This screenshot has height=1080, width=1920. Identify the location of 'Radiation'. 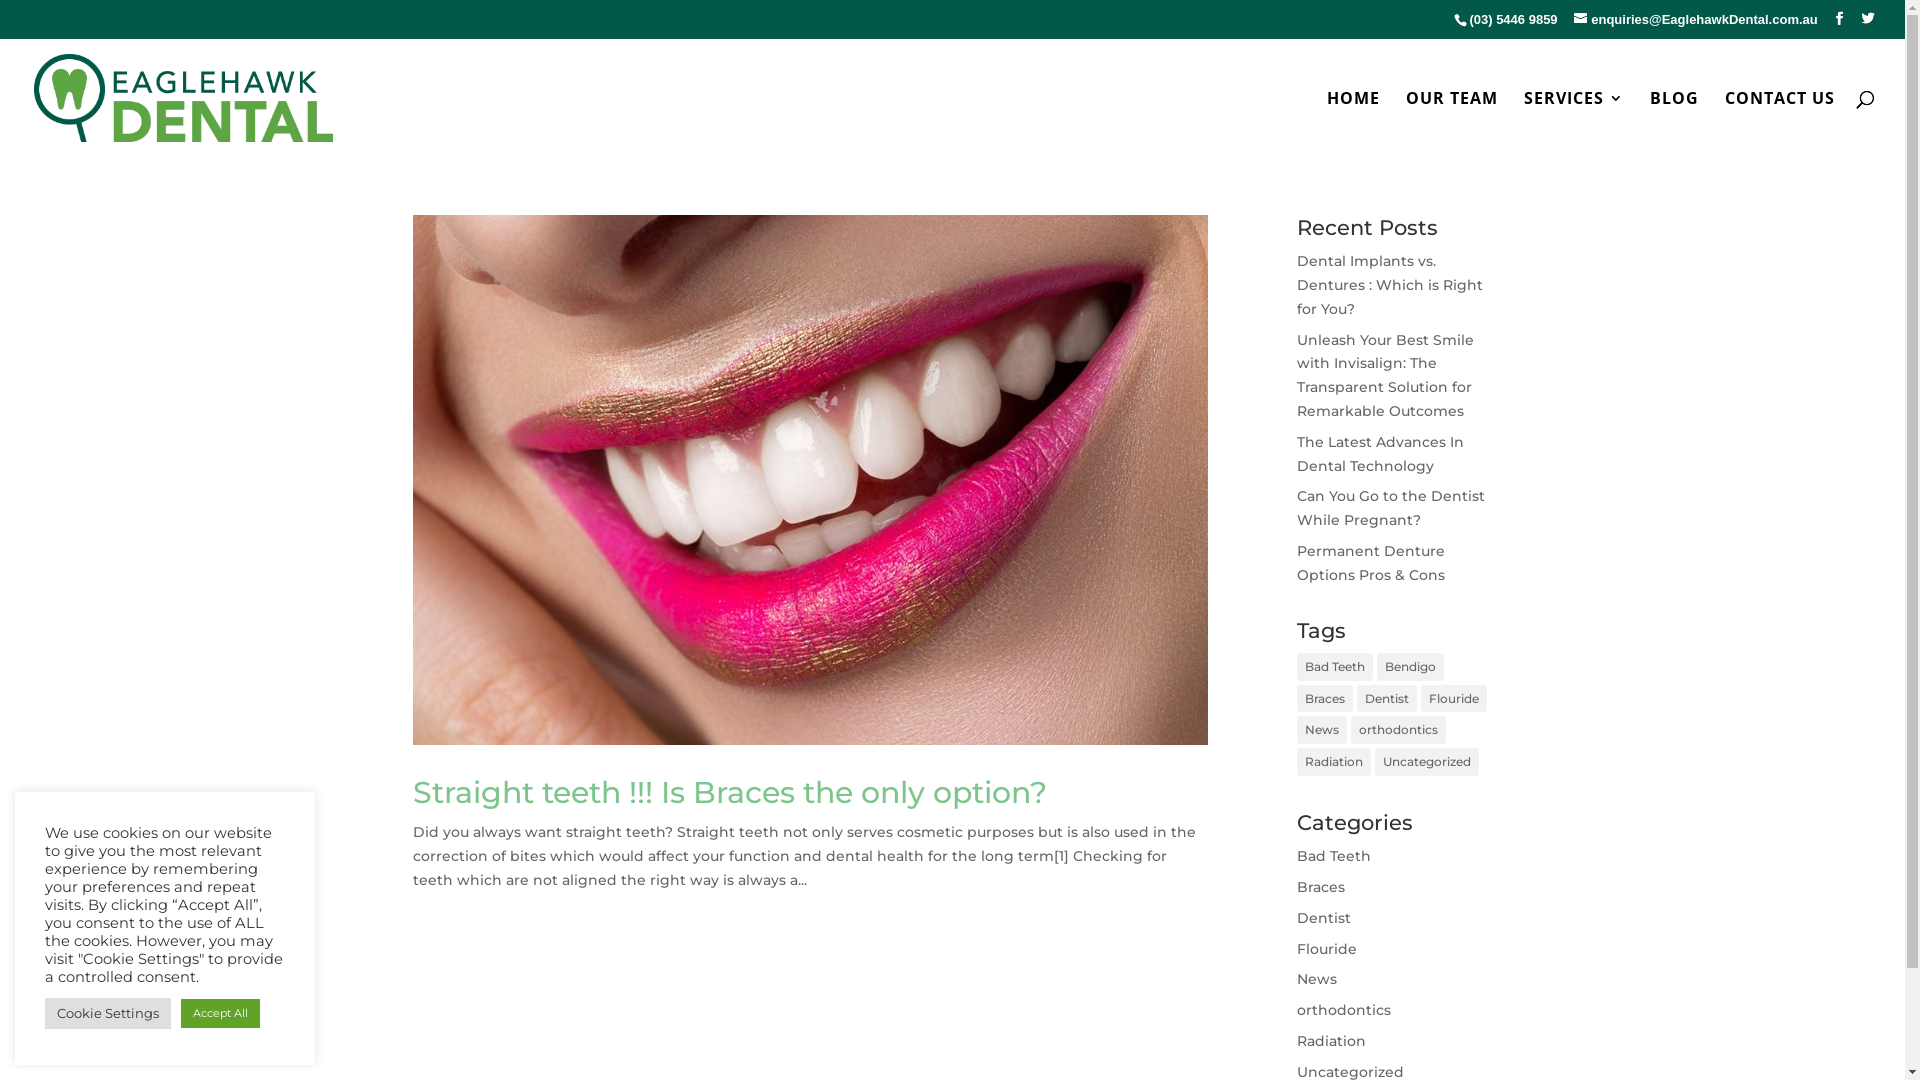
(1296, 762).